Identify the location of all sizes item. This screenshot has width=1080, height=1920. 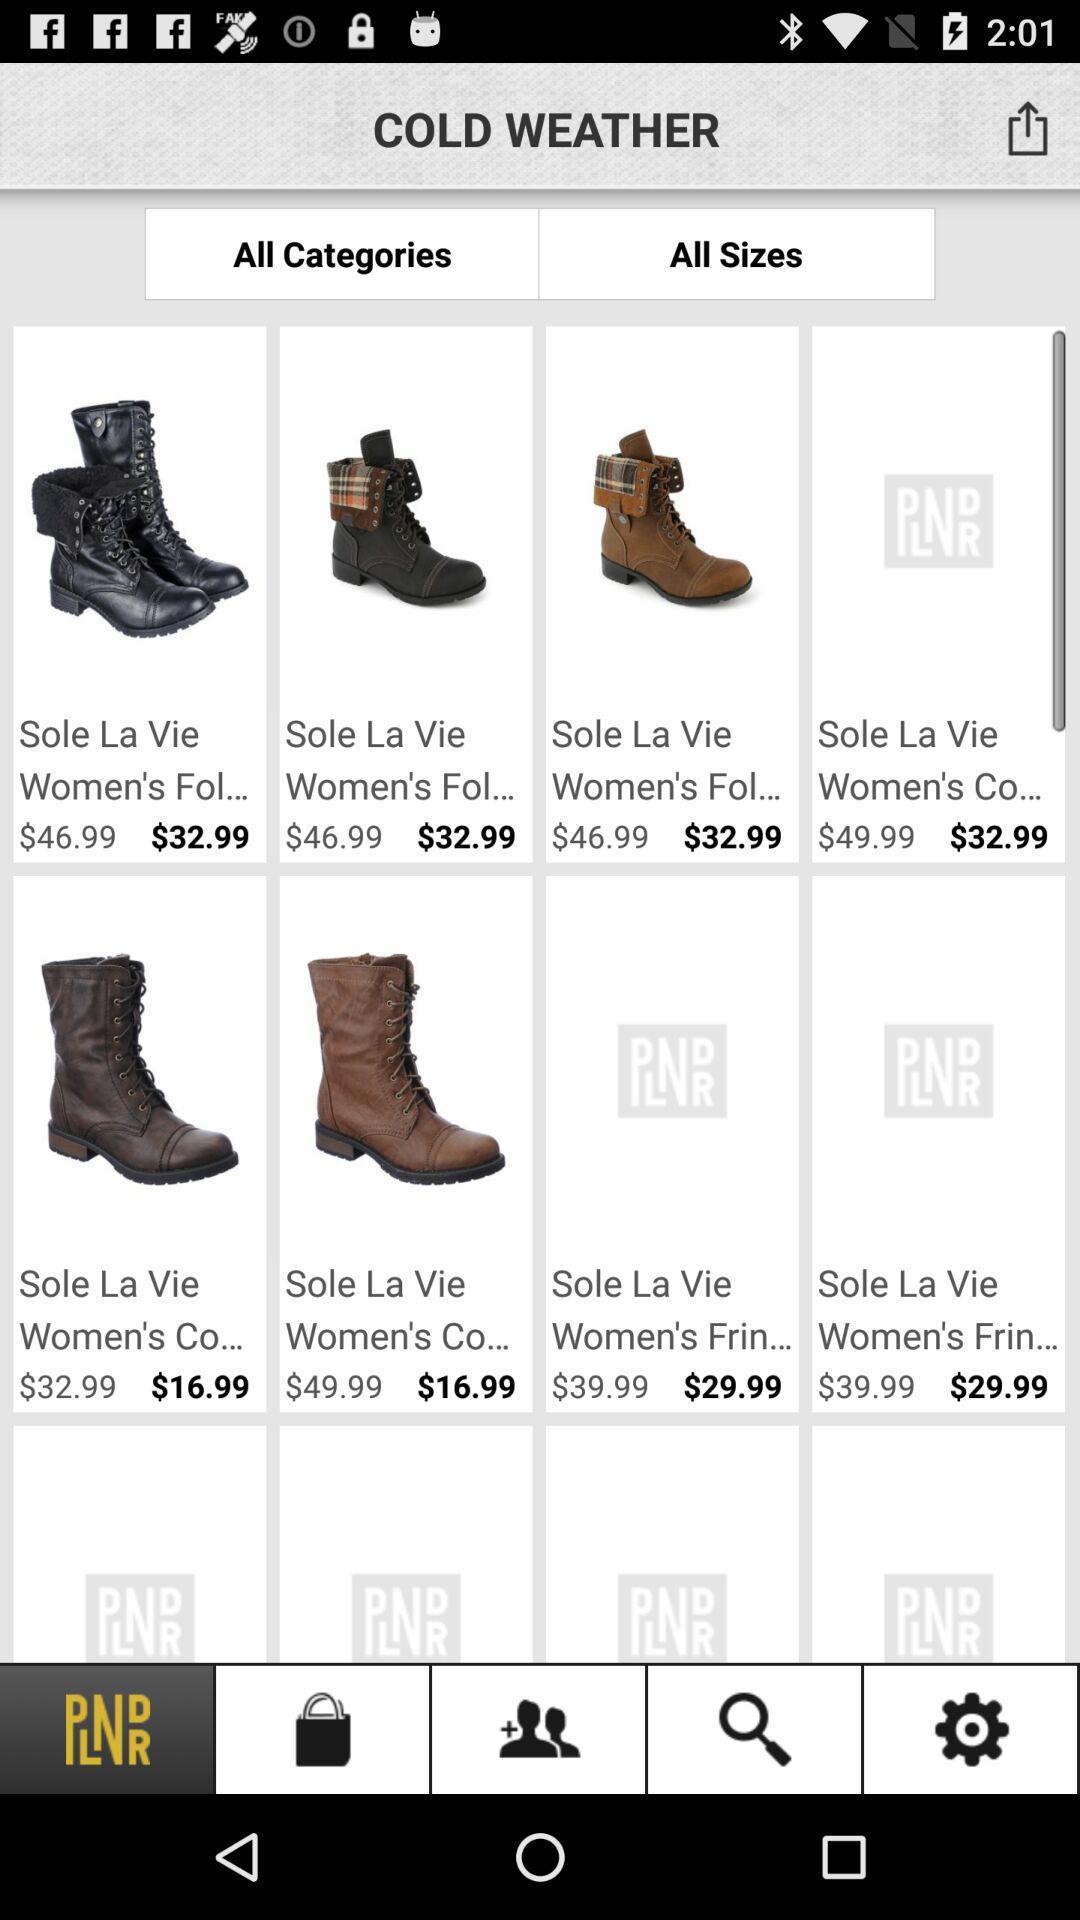
(736, 252).